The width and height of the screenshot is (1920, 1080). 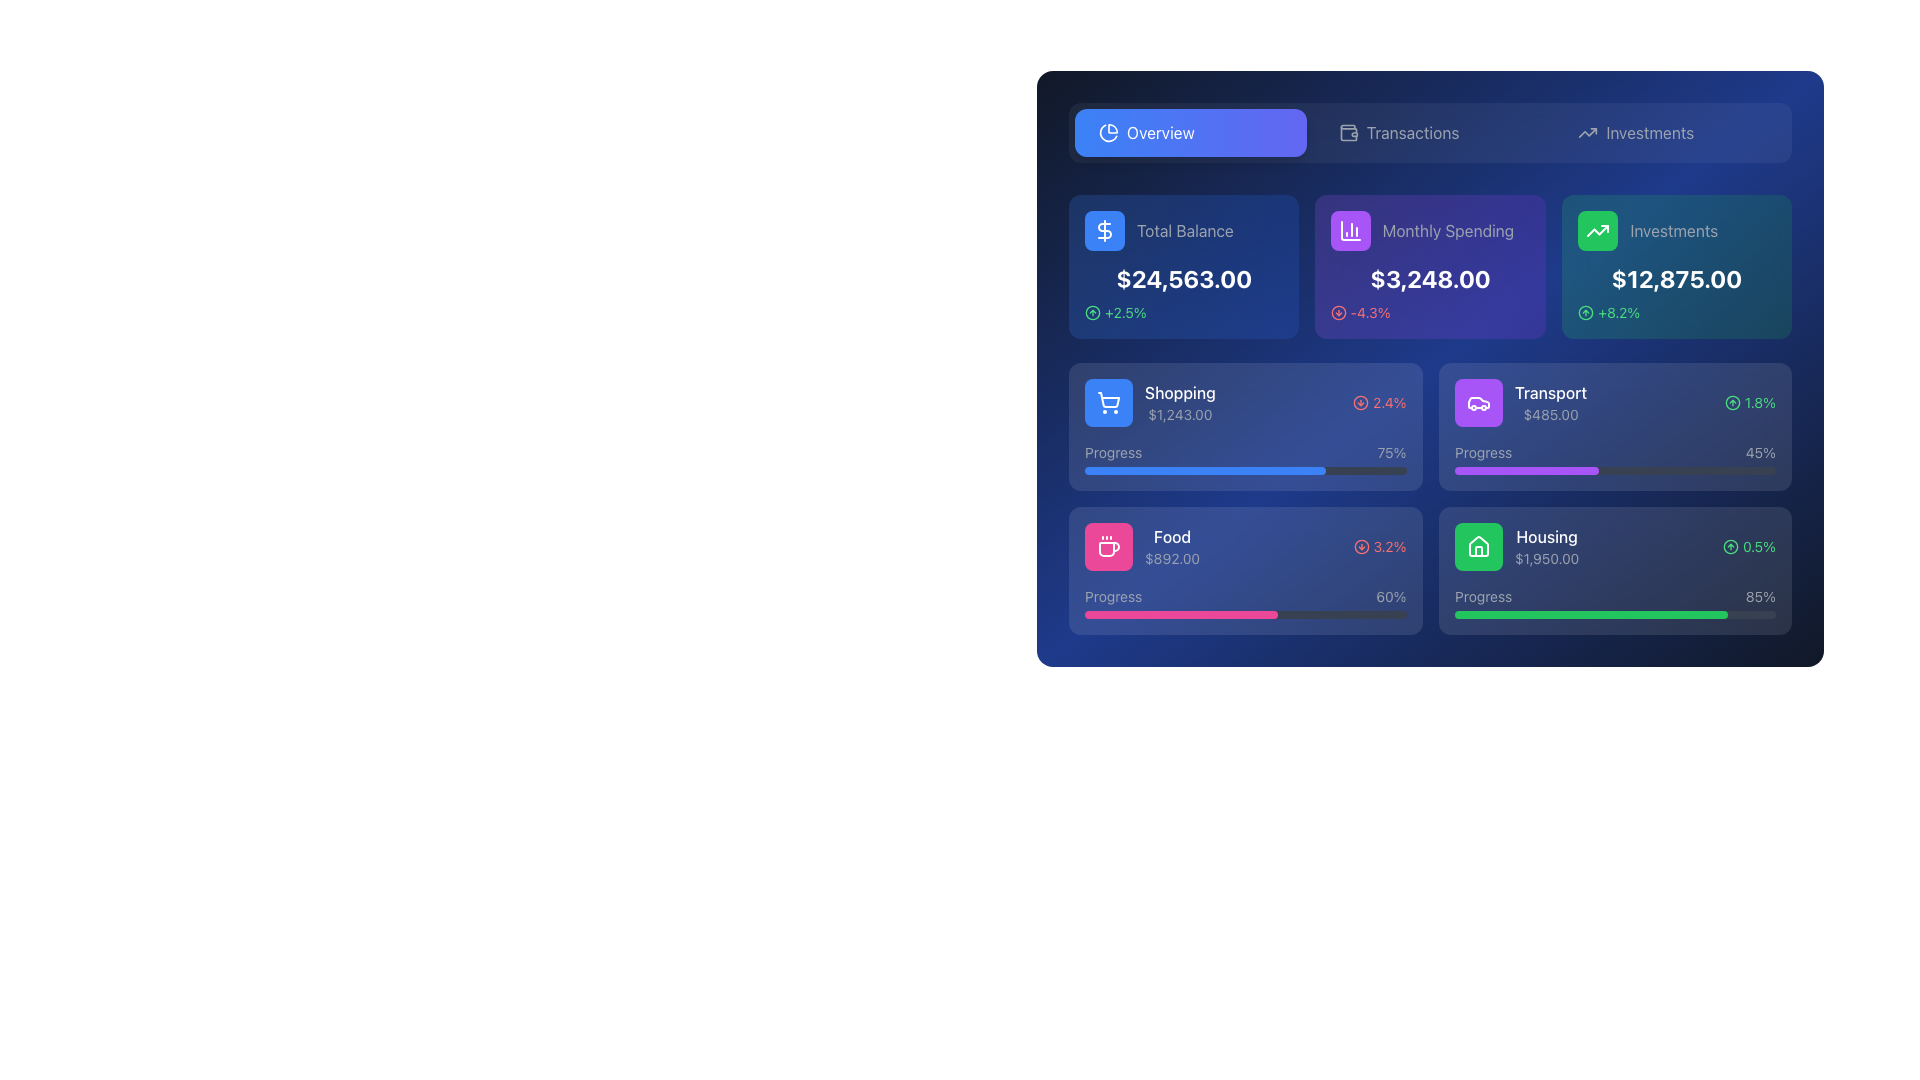 What do you see at coordinates (1596, 230) in the screenshot?
I see `the icon located in the center of the green circular area of the Investments card` at bounding box center [1596, 230].